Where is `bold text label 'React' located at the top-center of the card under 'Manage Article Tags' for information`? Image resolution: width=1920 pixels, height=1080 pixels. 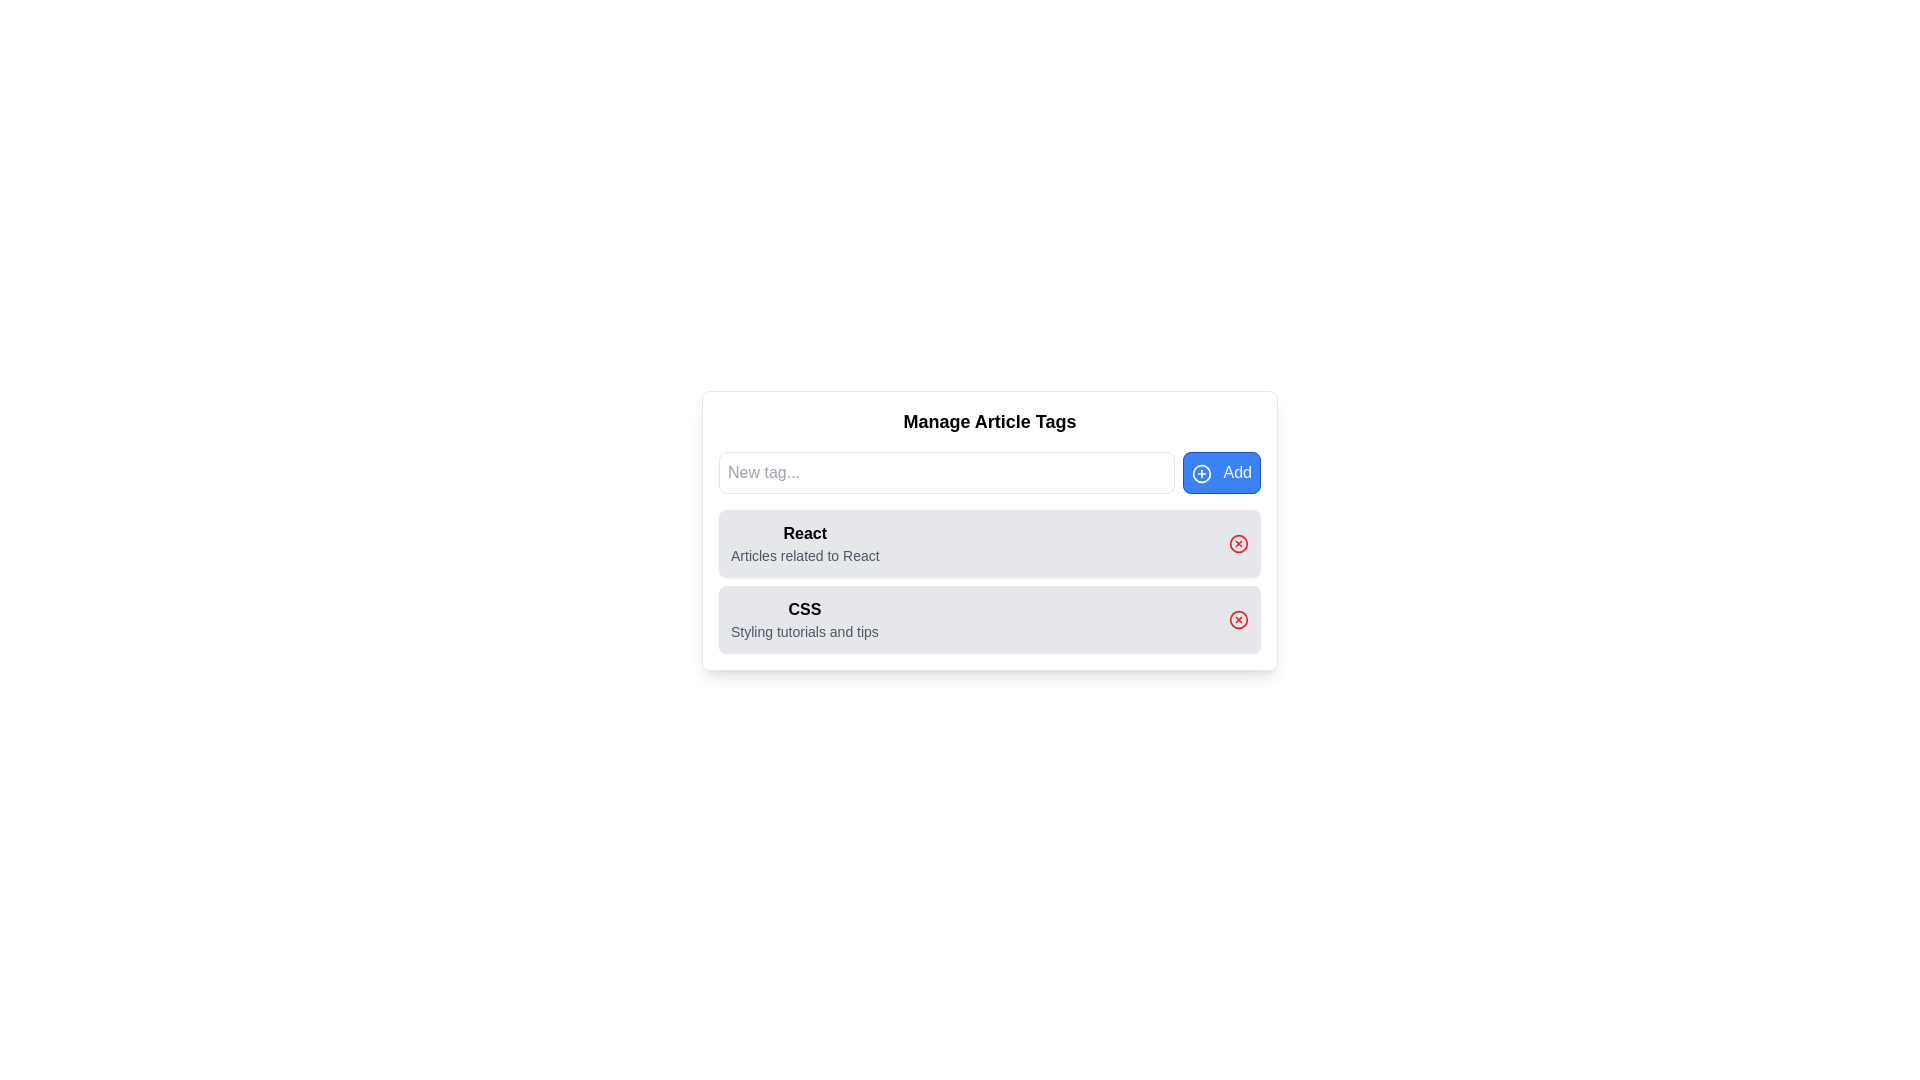
bold text label 'React' located at the top-center of the card under 'Manage Article Tags' for information is located at coordinates (805, 532).